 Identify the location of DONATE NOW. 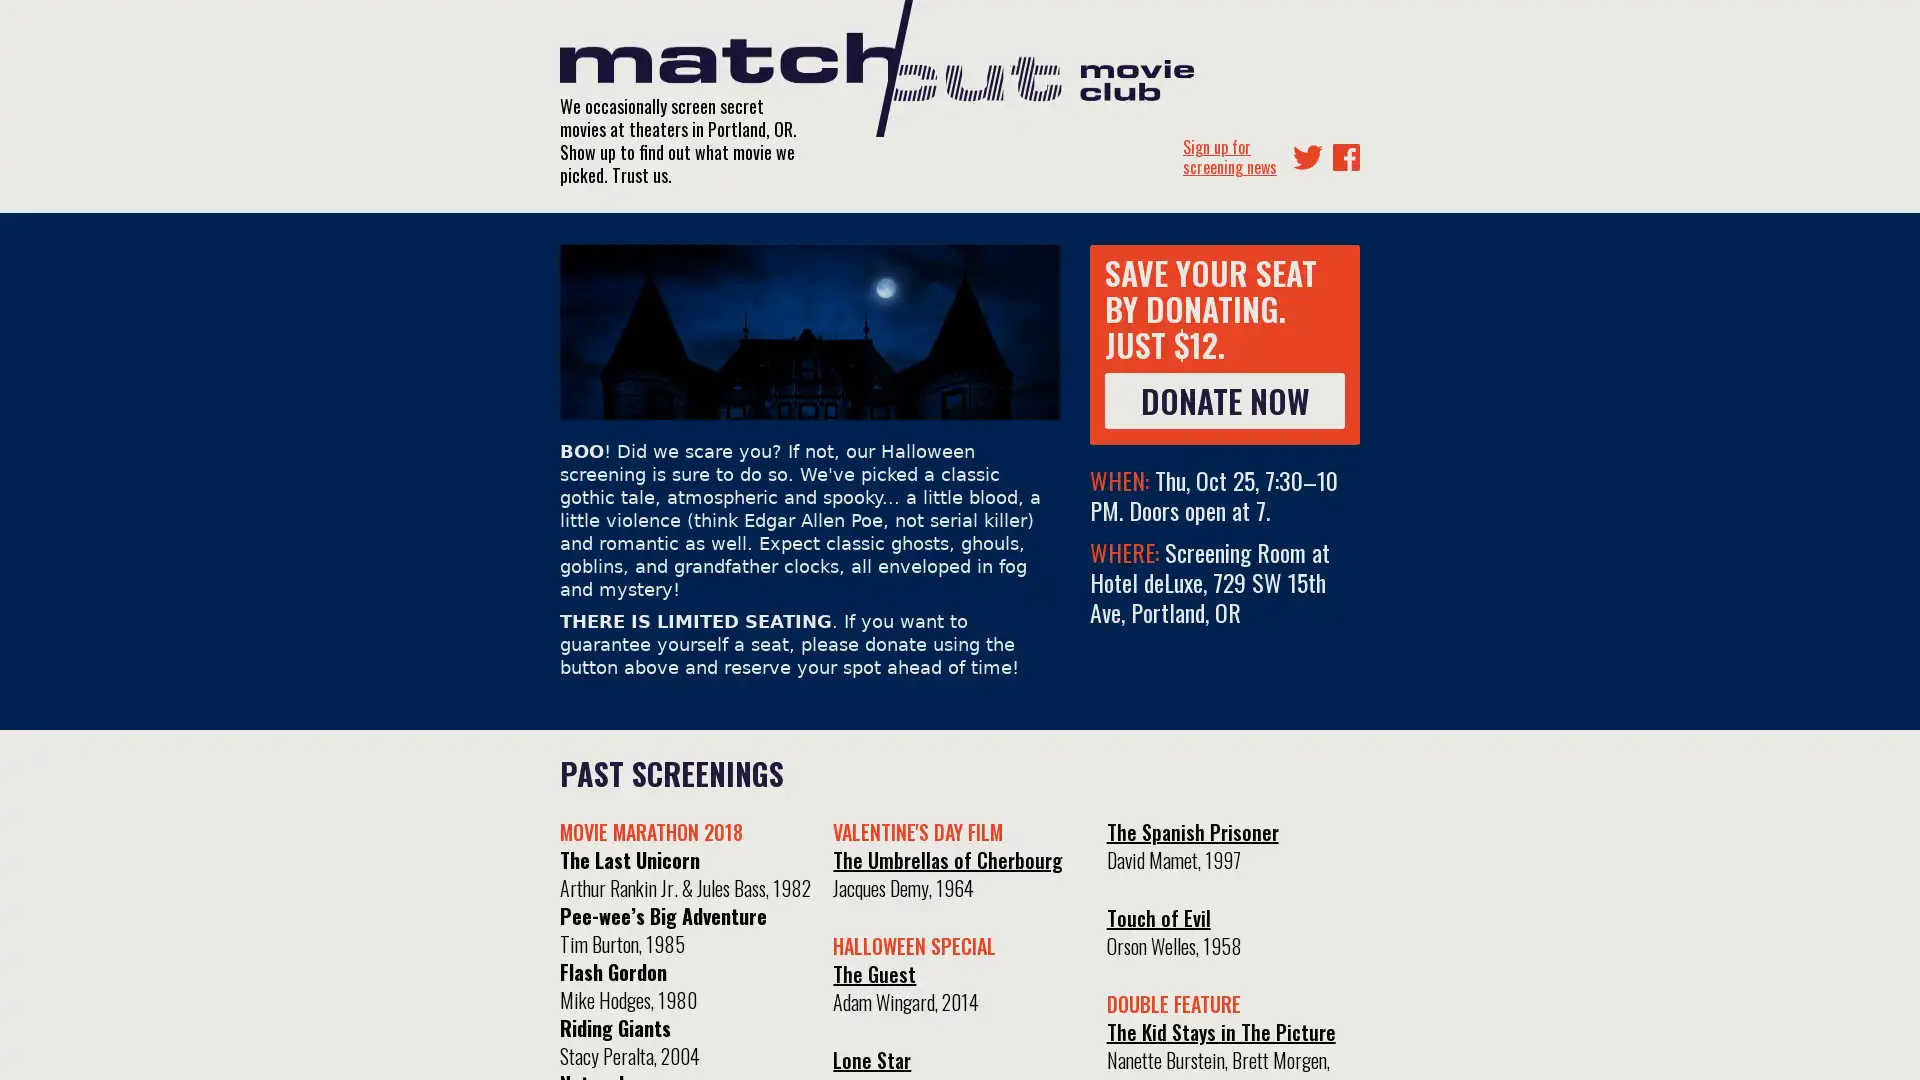
(1223, 401).